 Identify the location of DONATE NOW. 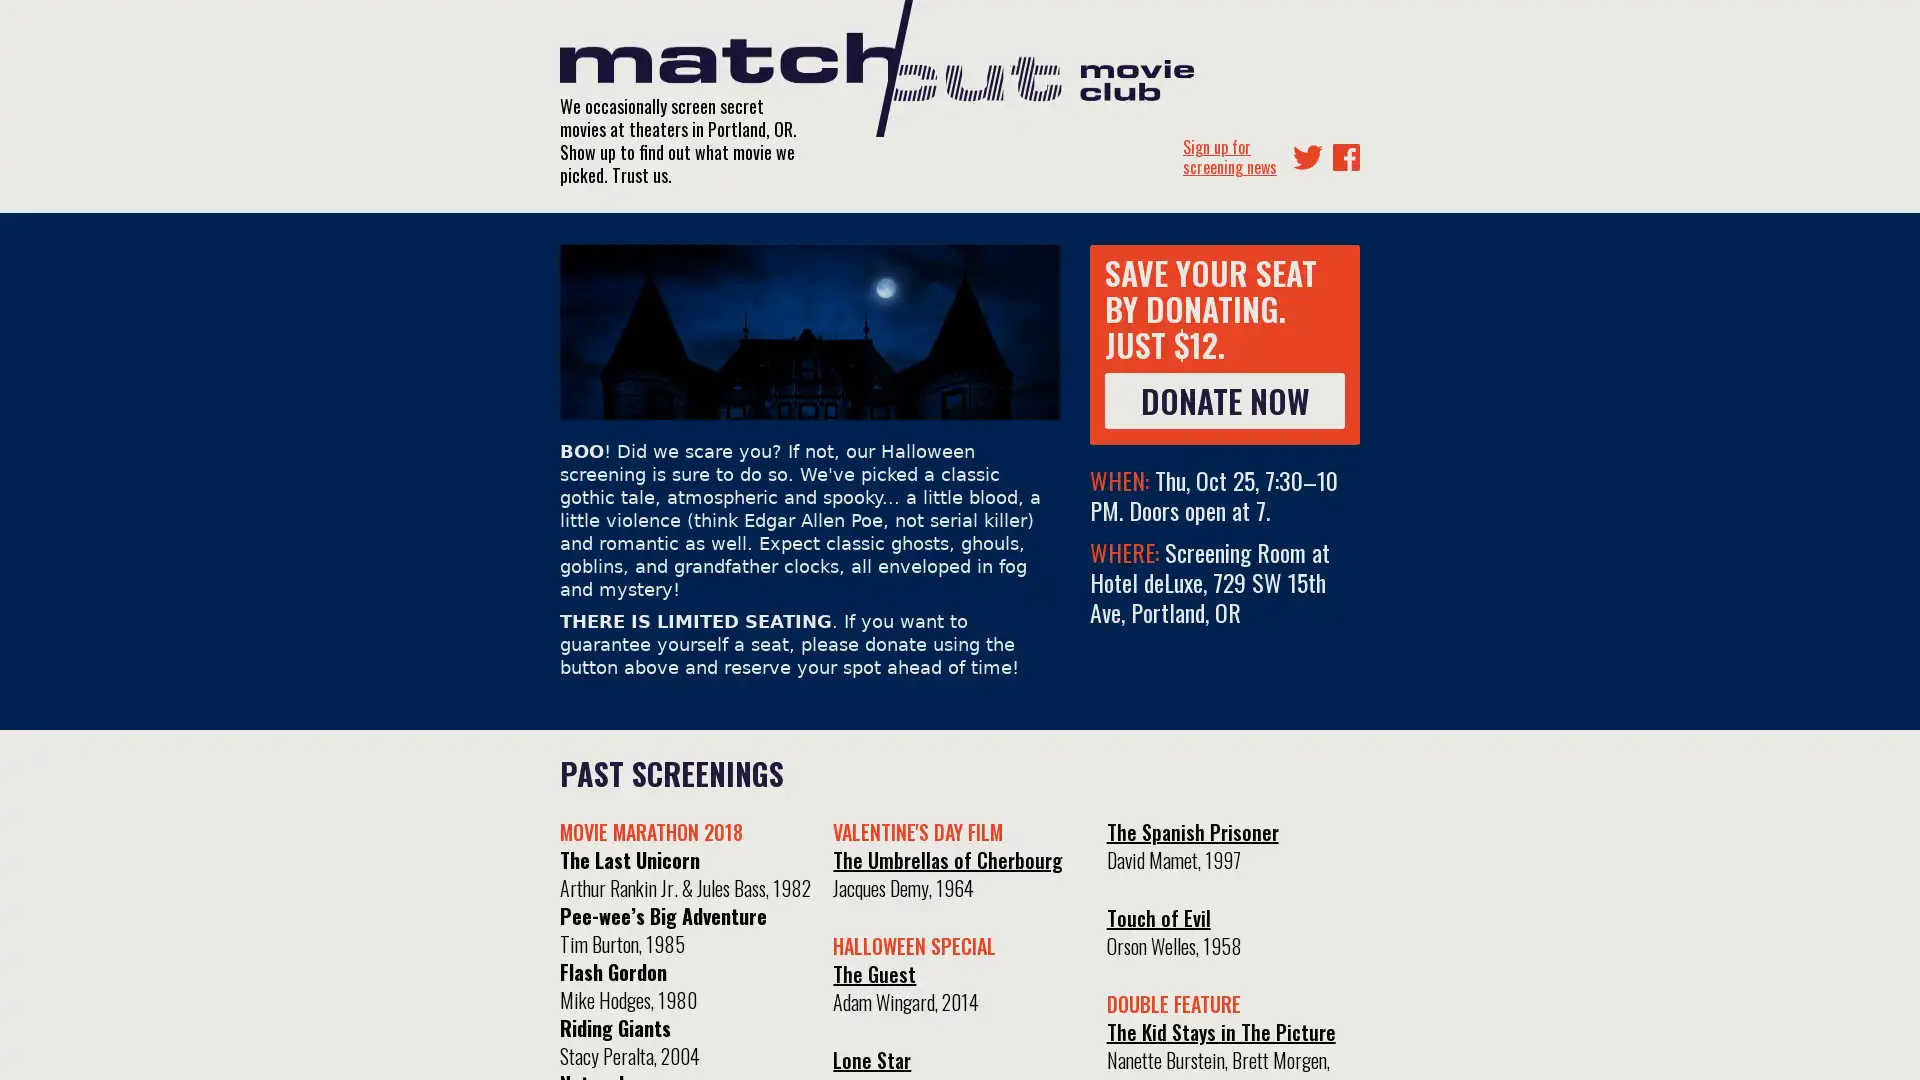
(1223, 401).